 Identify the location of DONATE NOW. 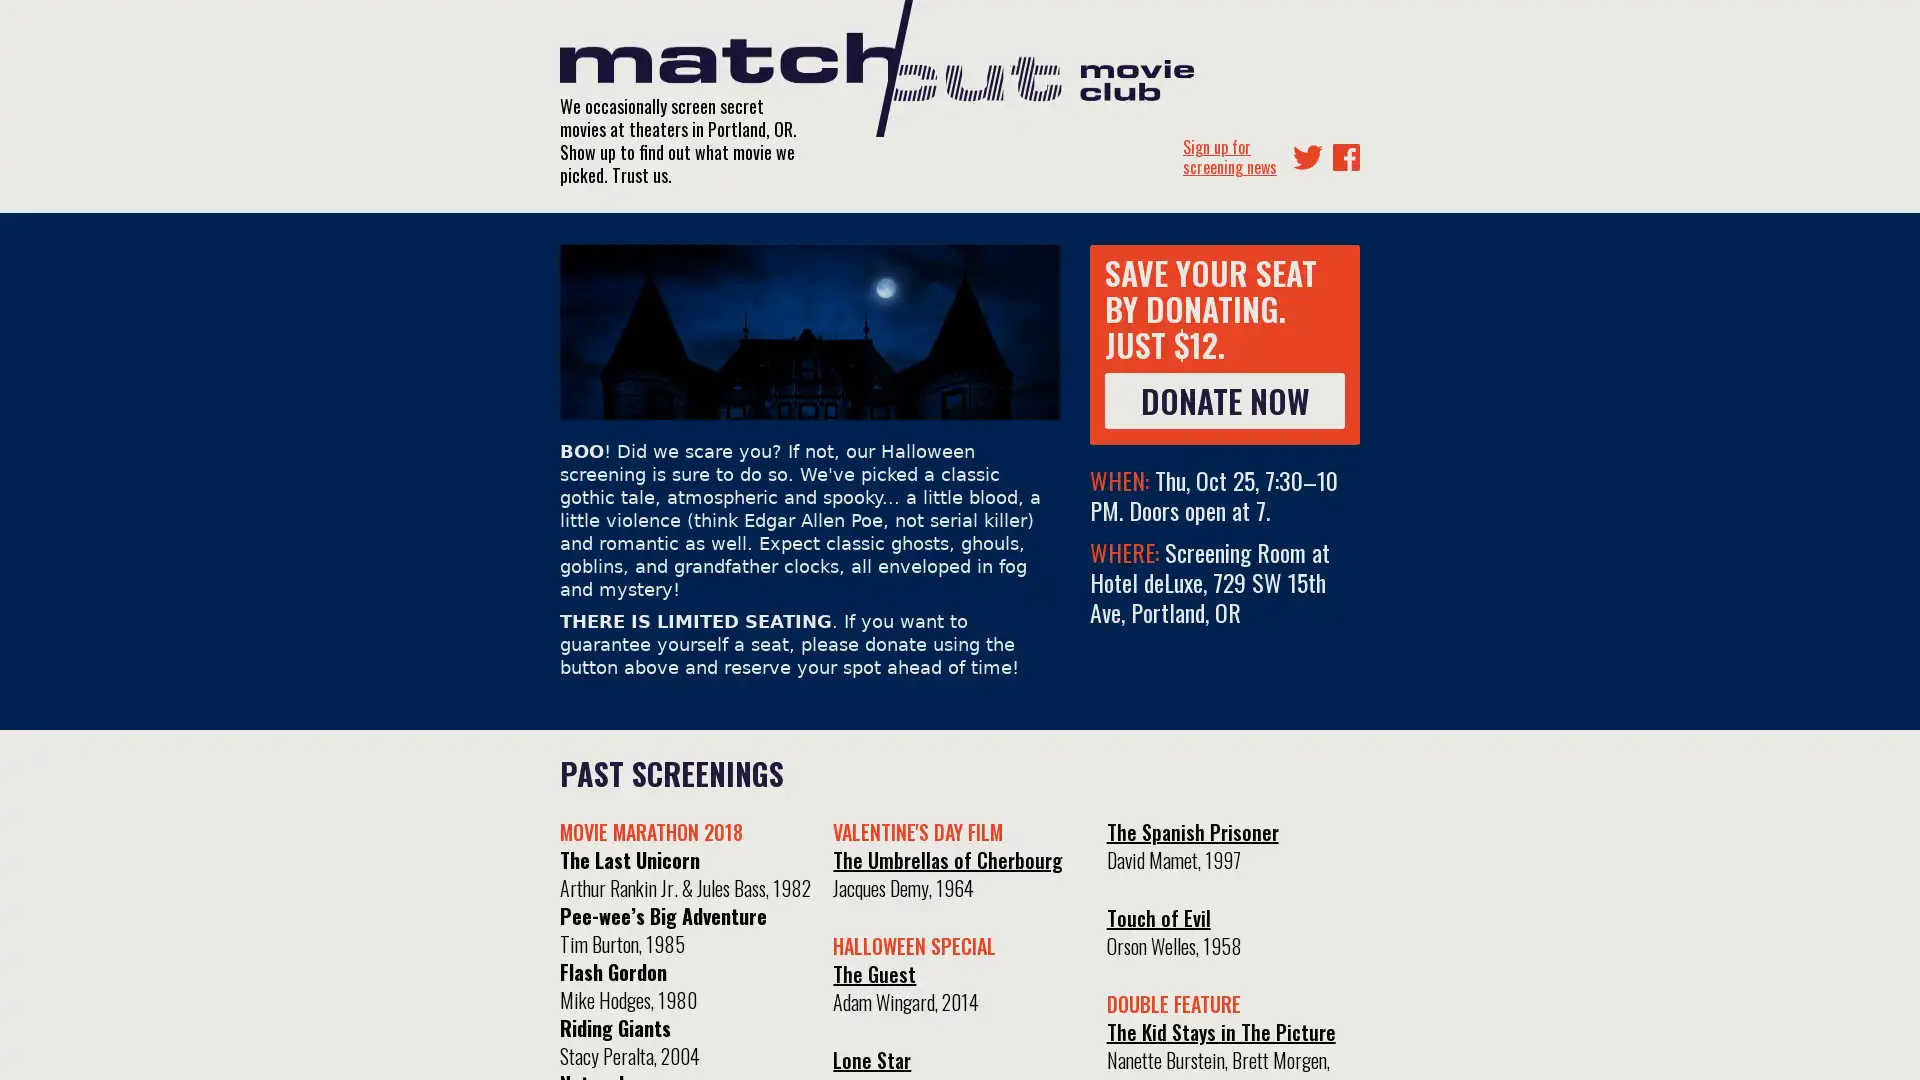
(1223, 401).